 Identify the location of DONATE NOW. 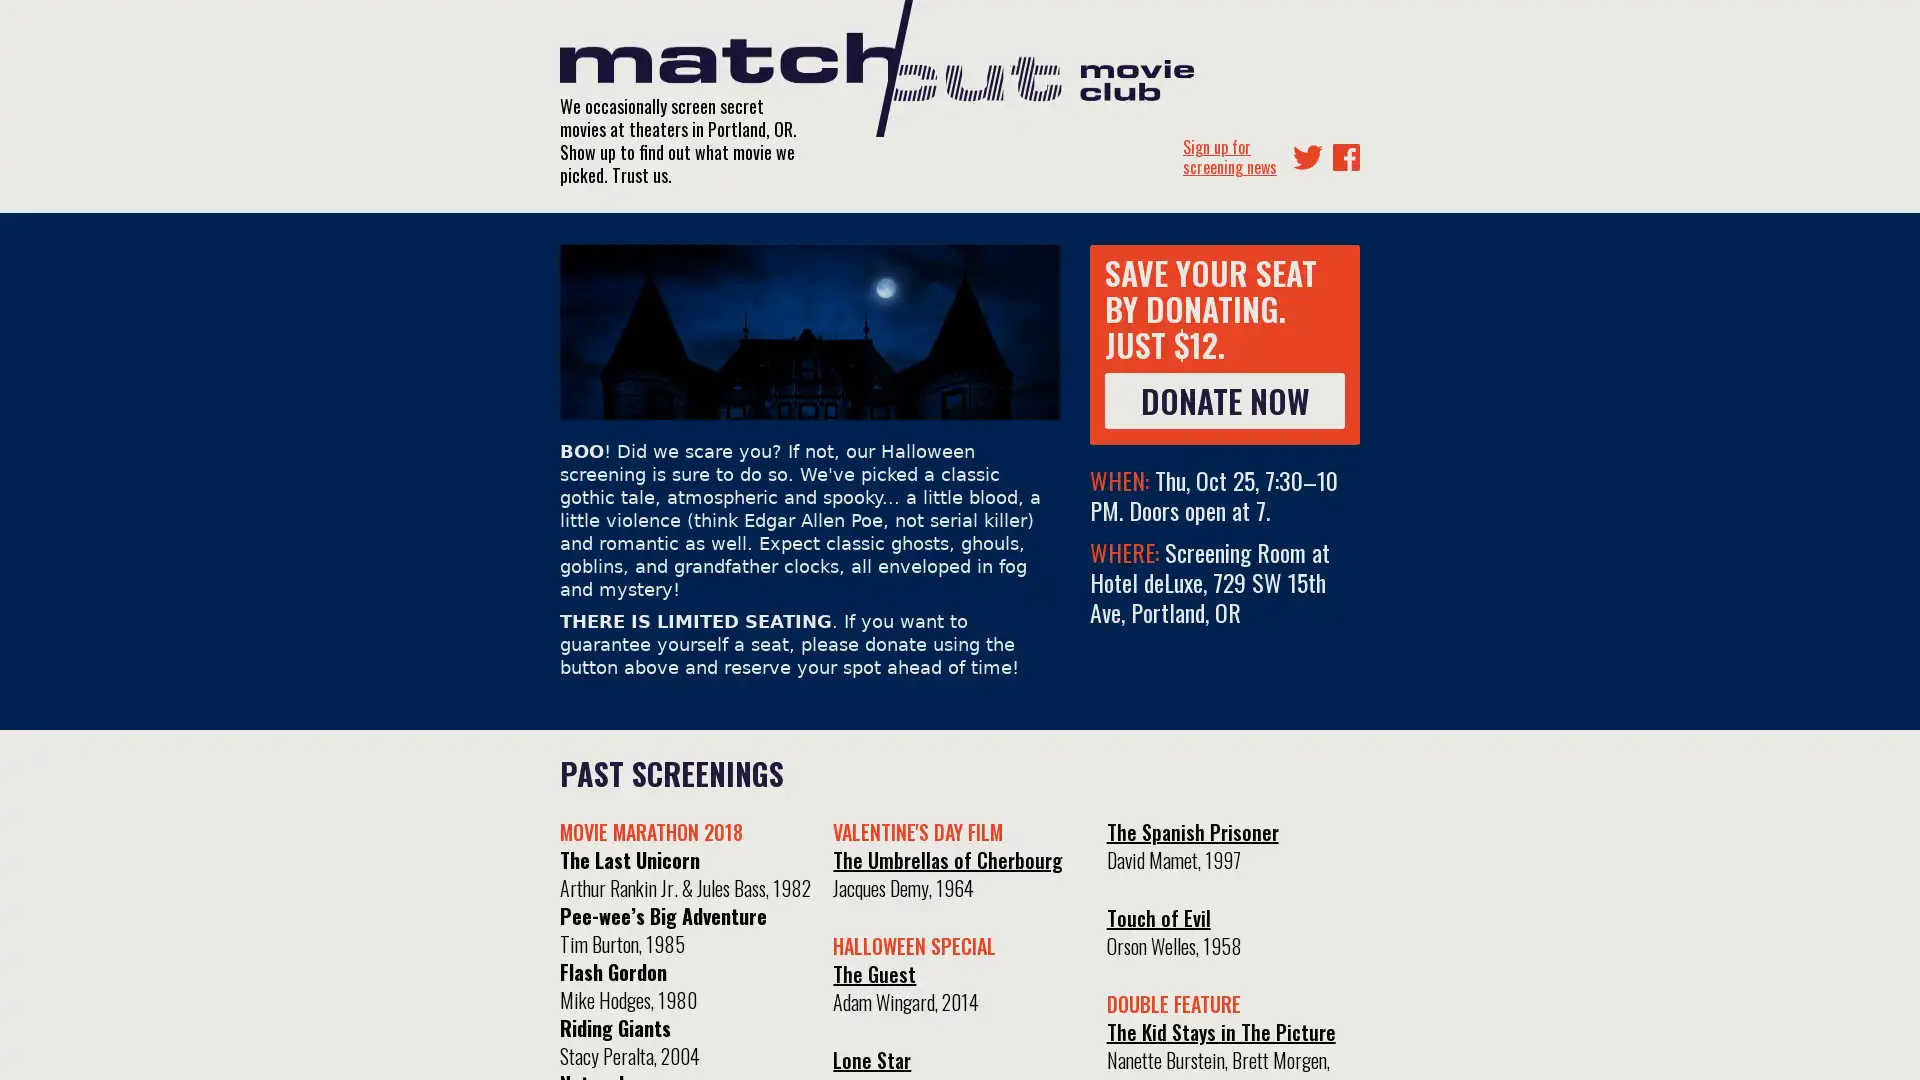
(1223, 401).